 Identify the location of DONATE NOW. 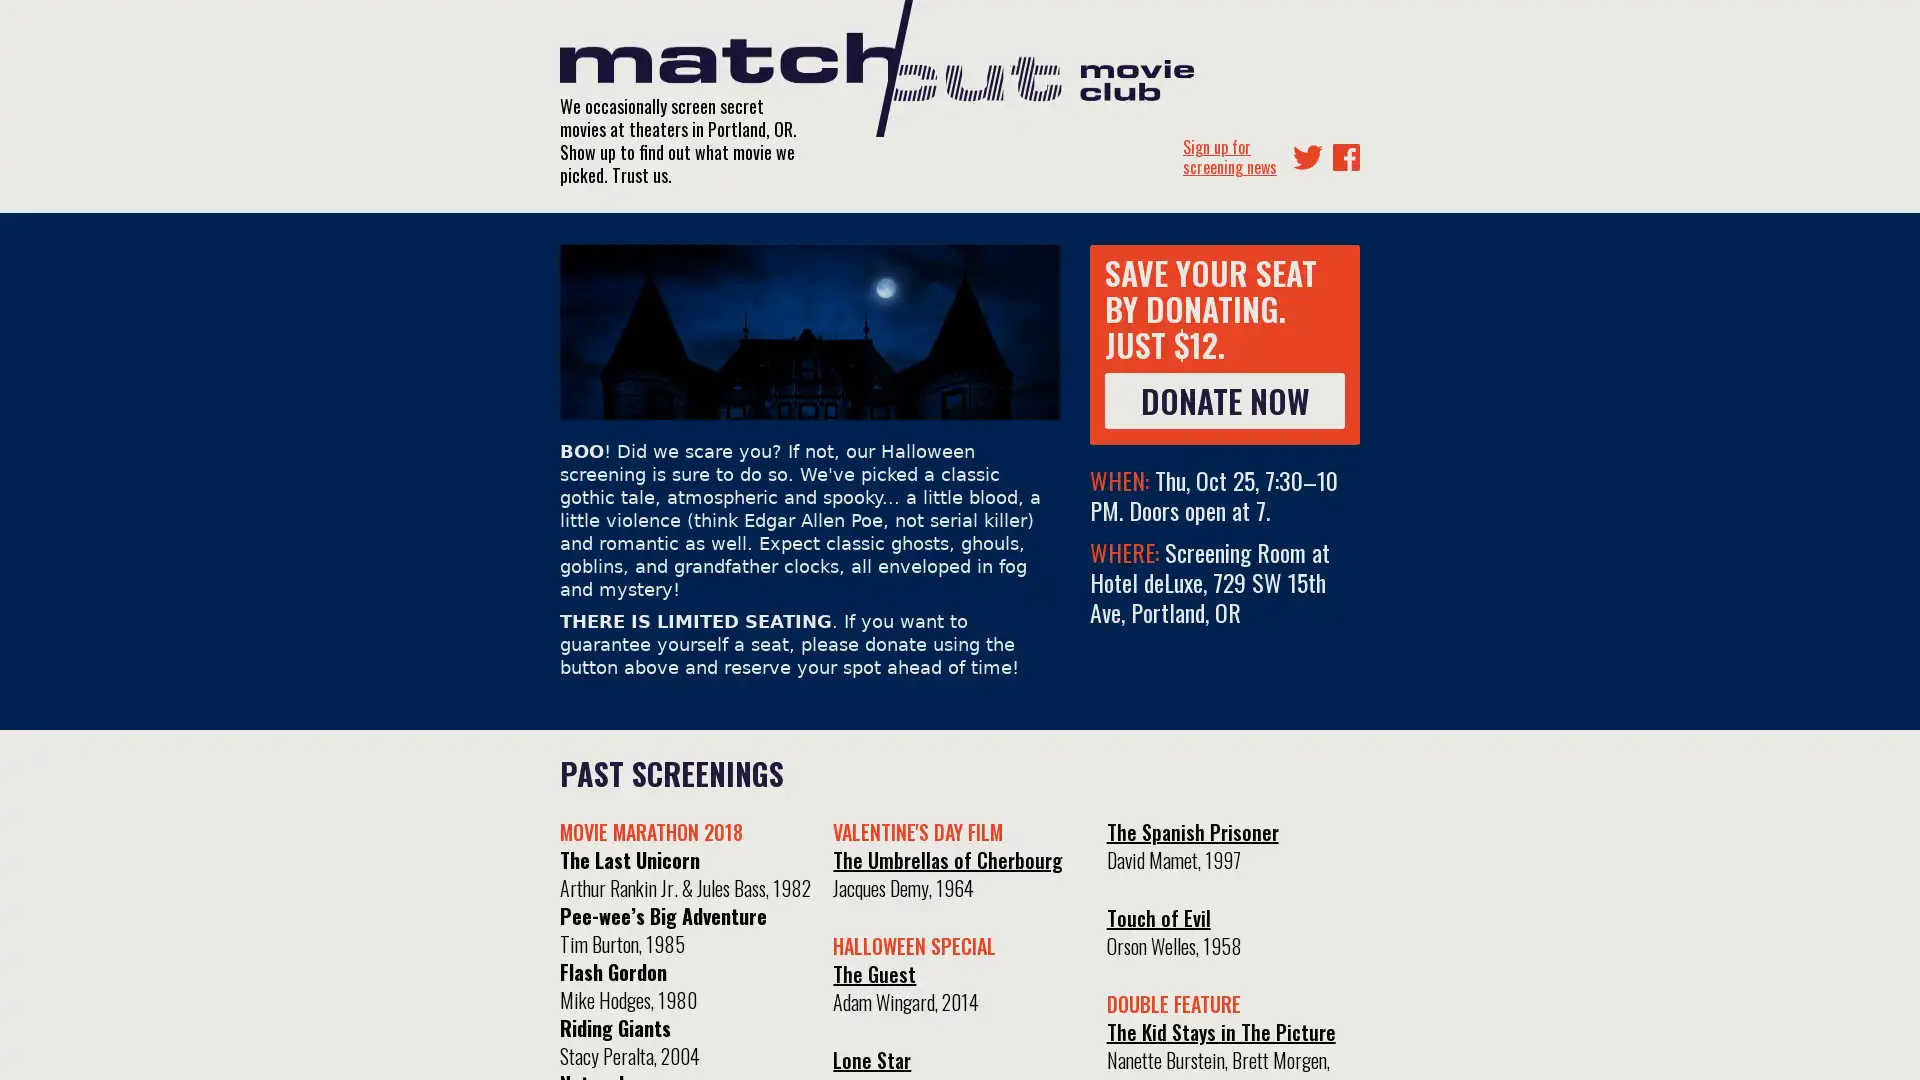
(1223, 401).